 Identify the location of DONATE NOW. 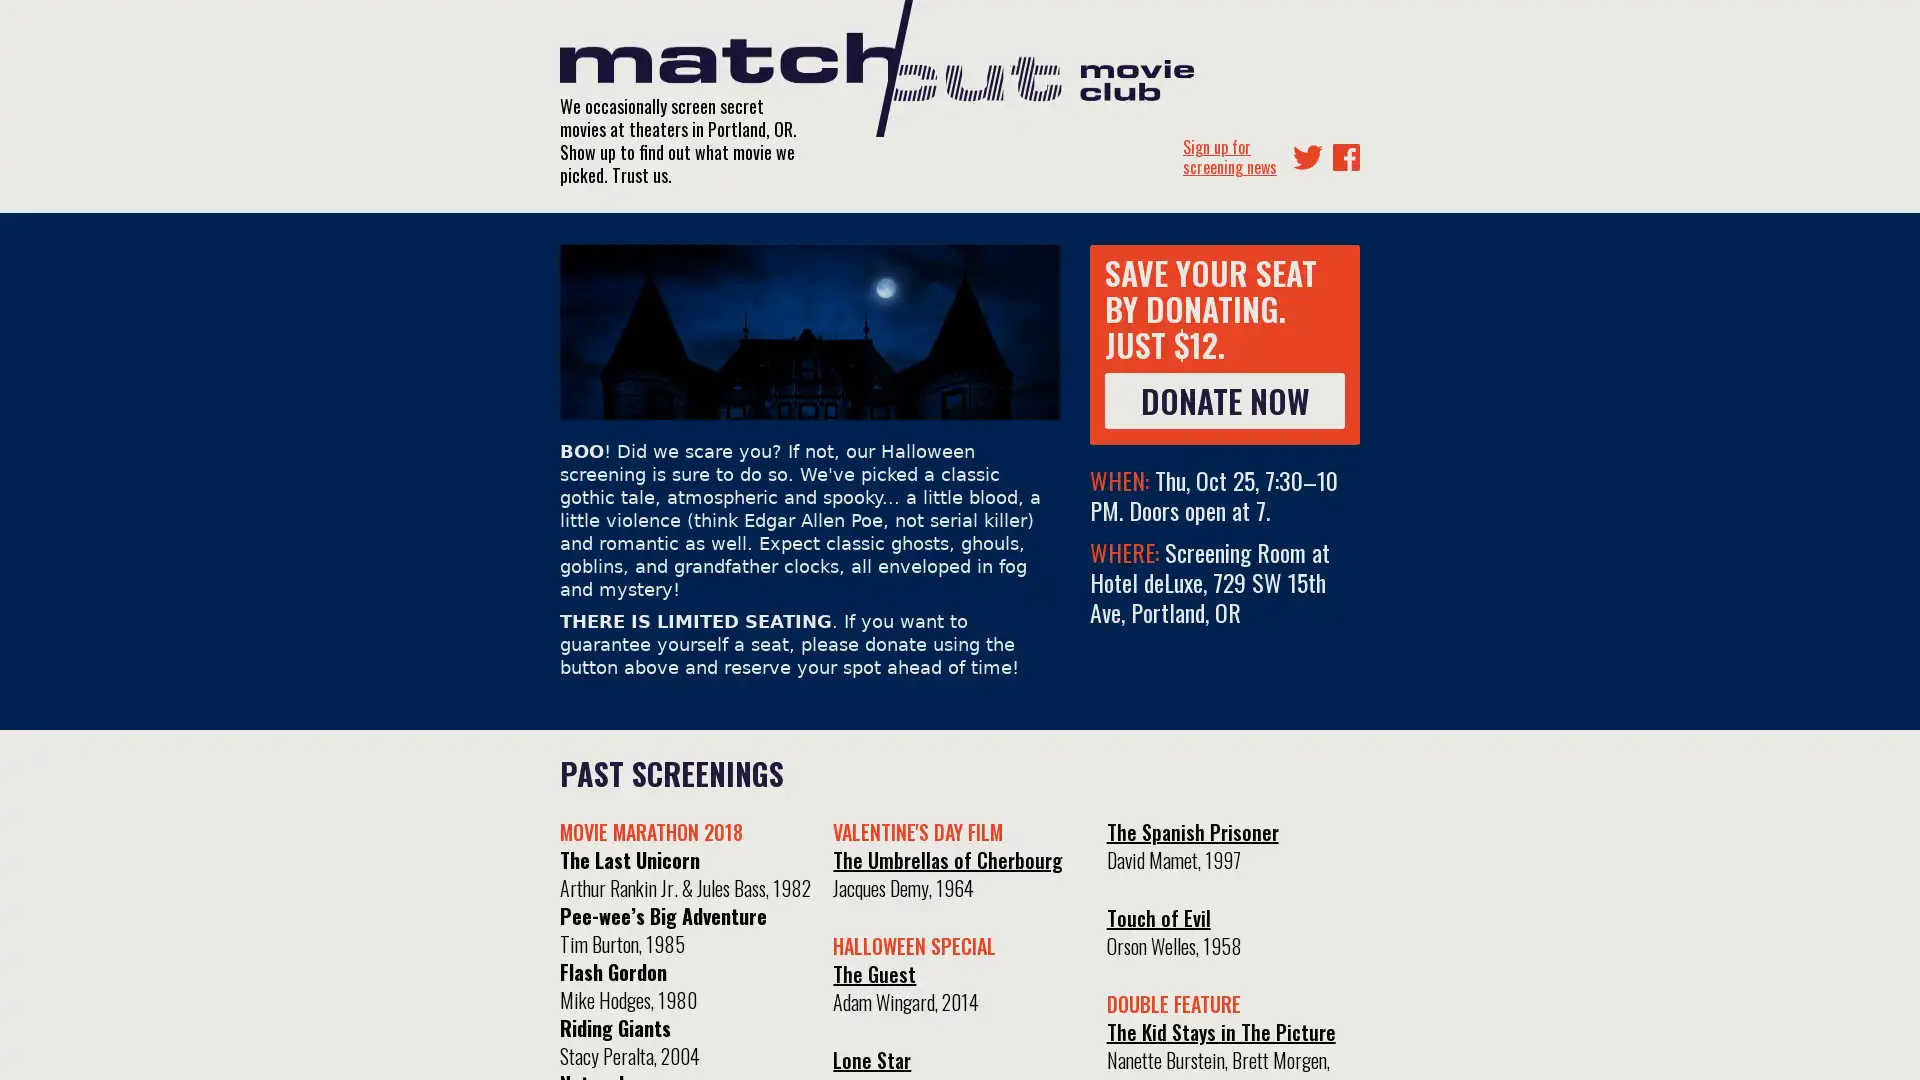
(1223, 401).